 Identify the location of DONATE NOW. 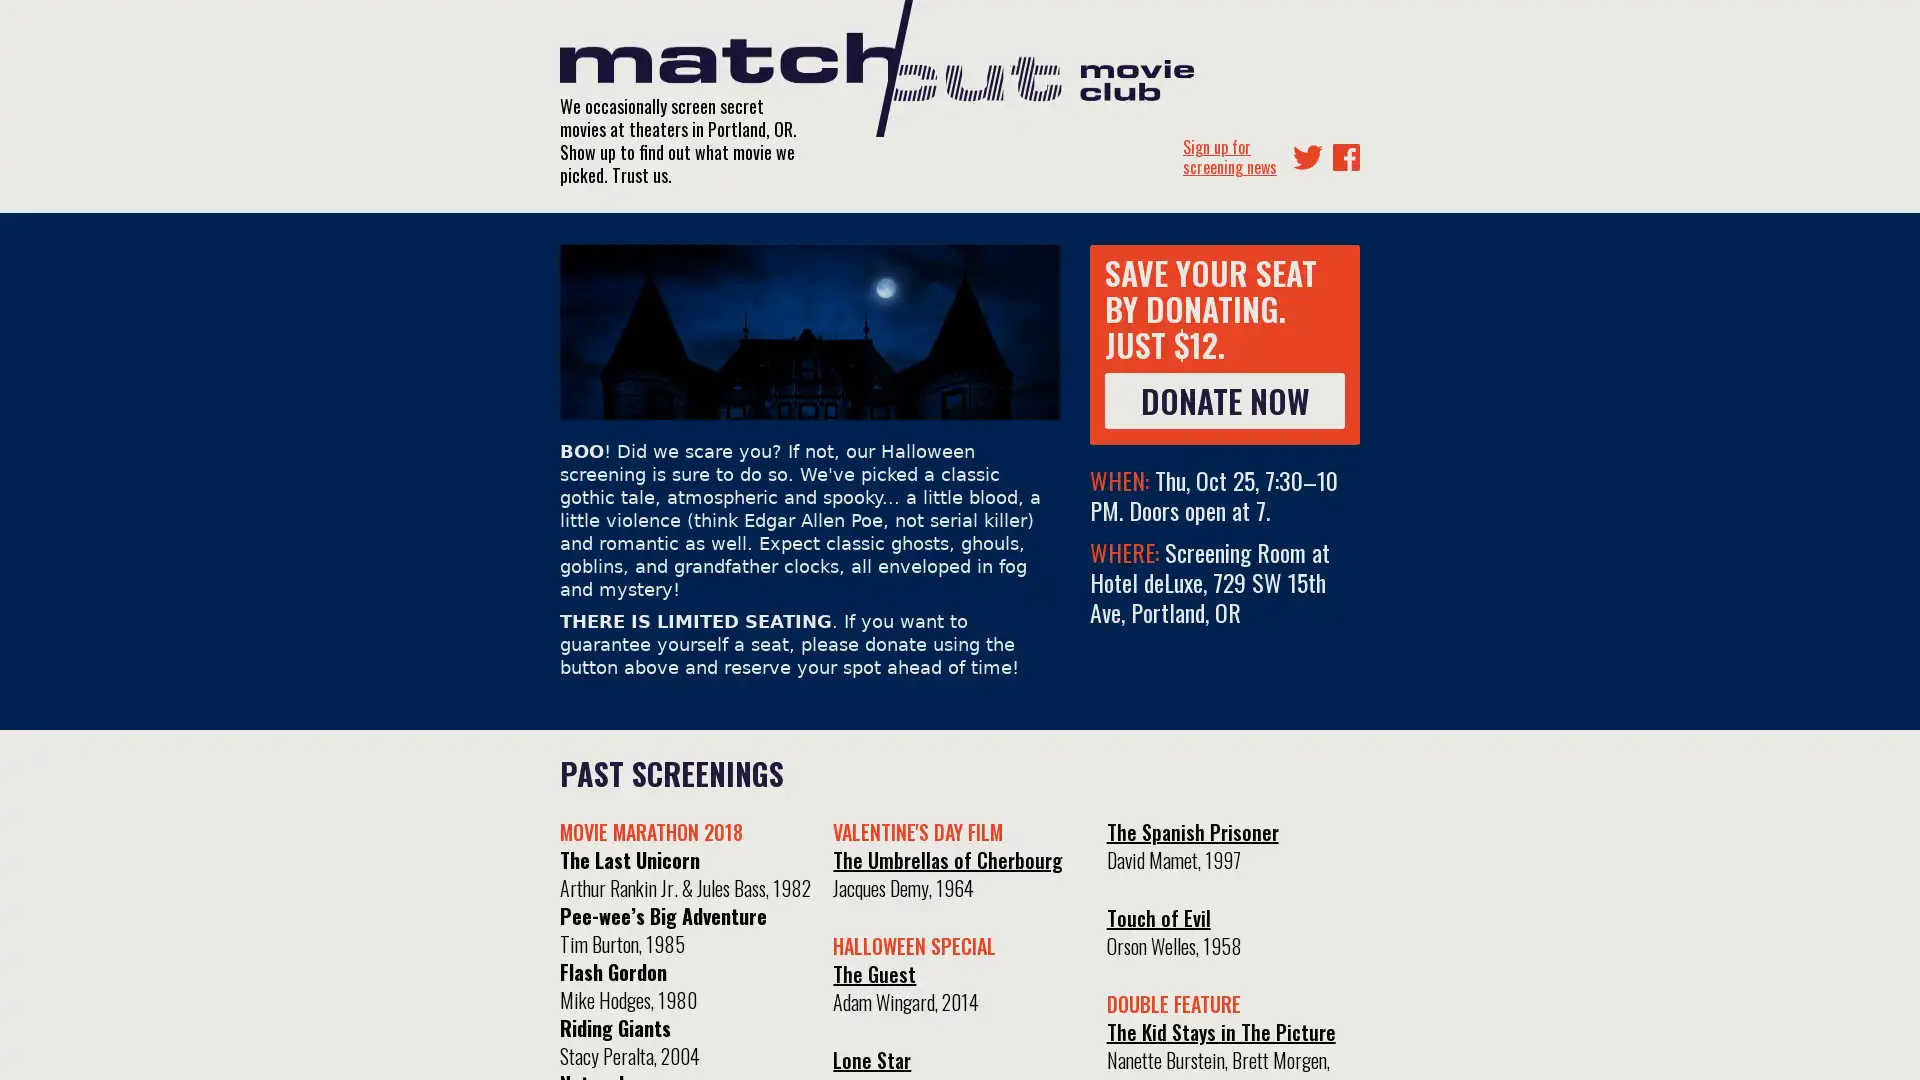
(1223, 401).